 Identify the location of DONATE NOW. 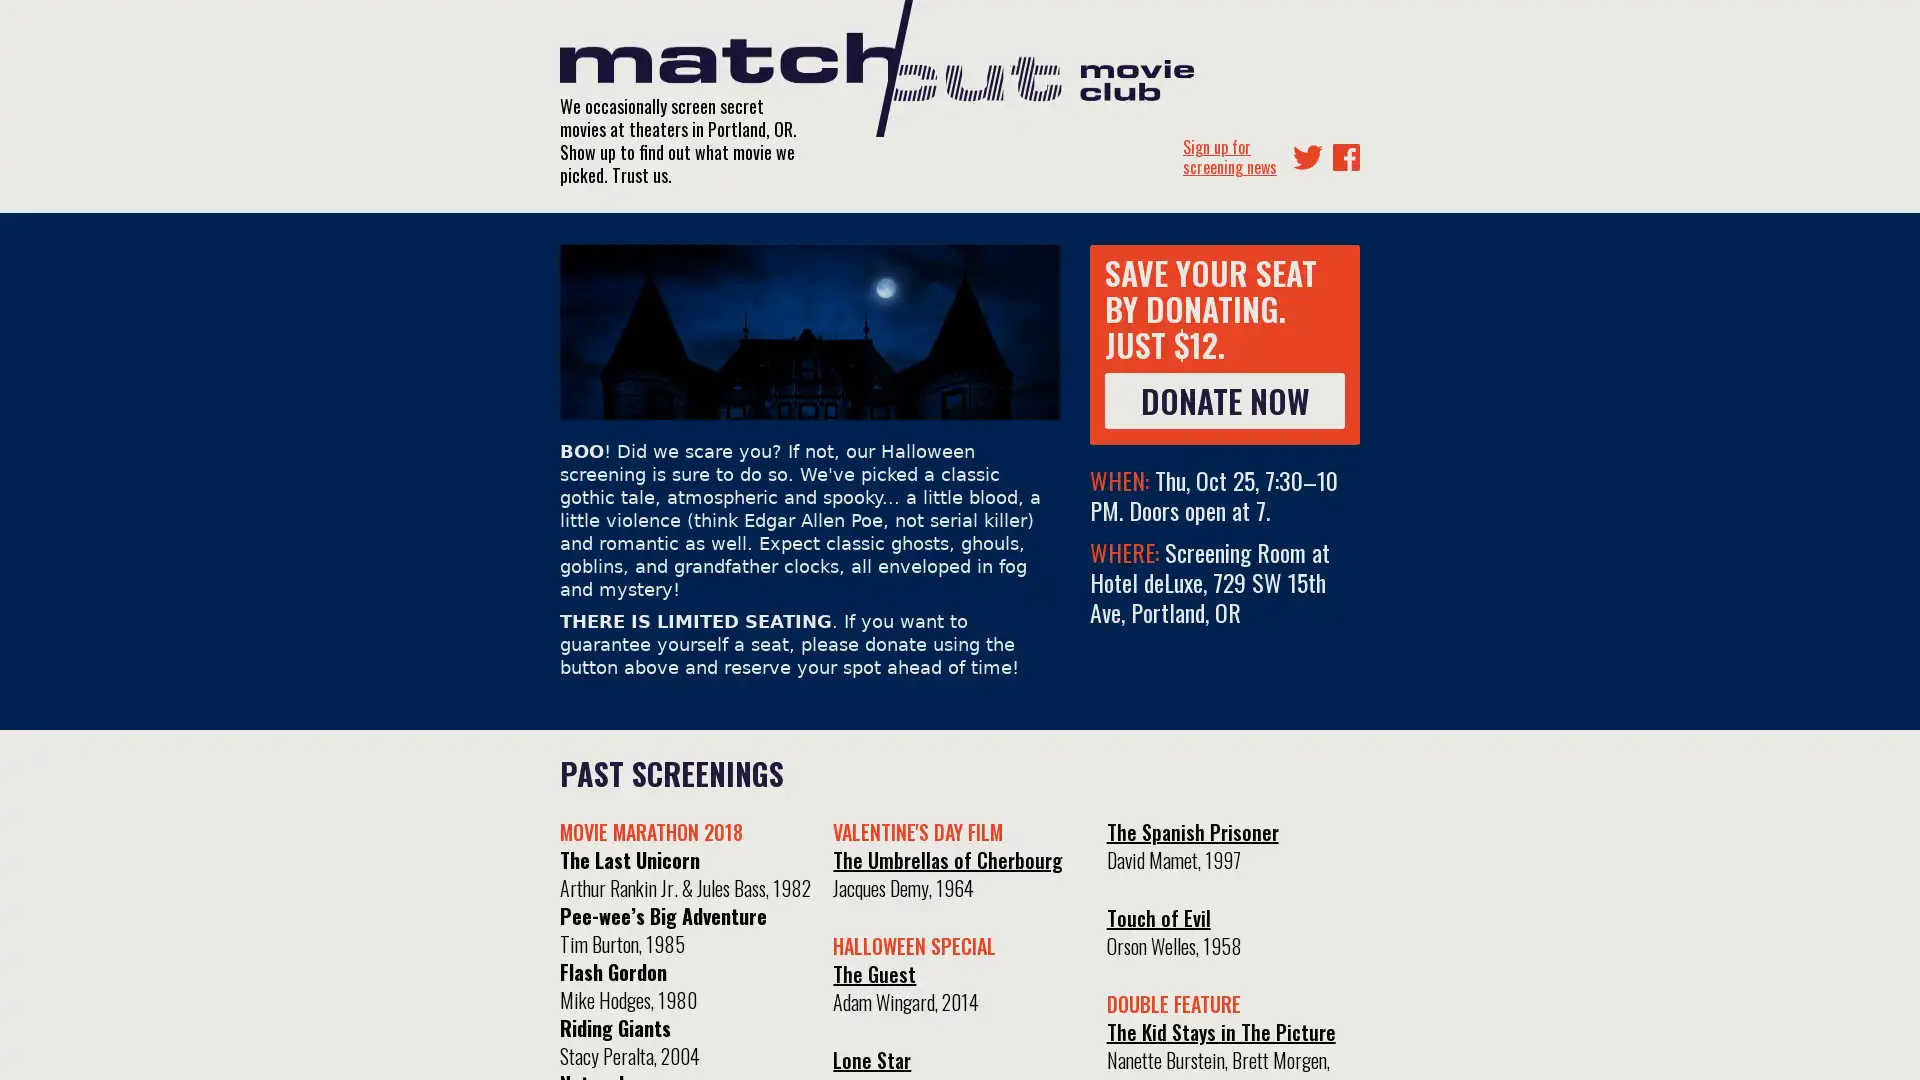
(1223, 401).